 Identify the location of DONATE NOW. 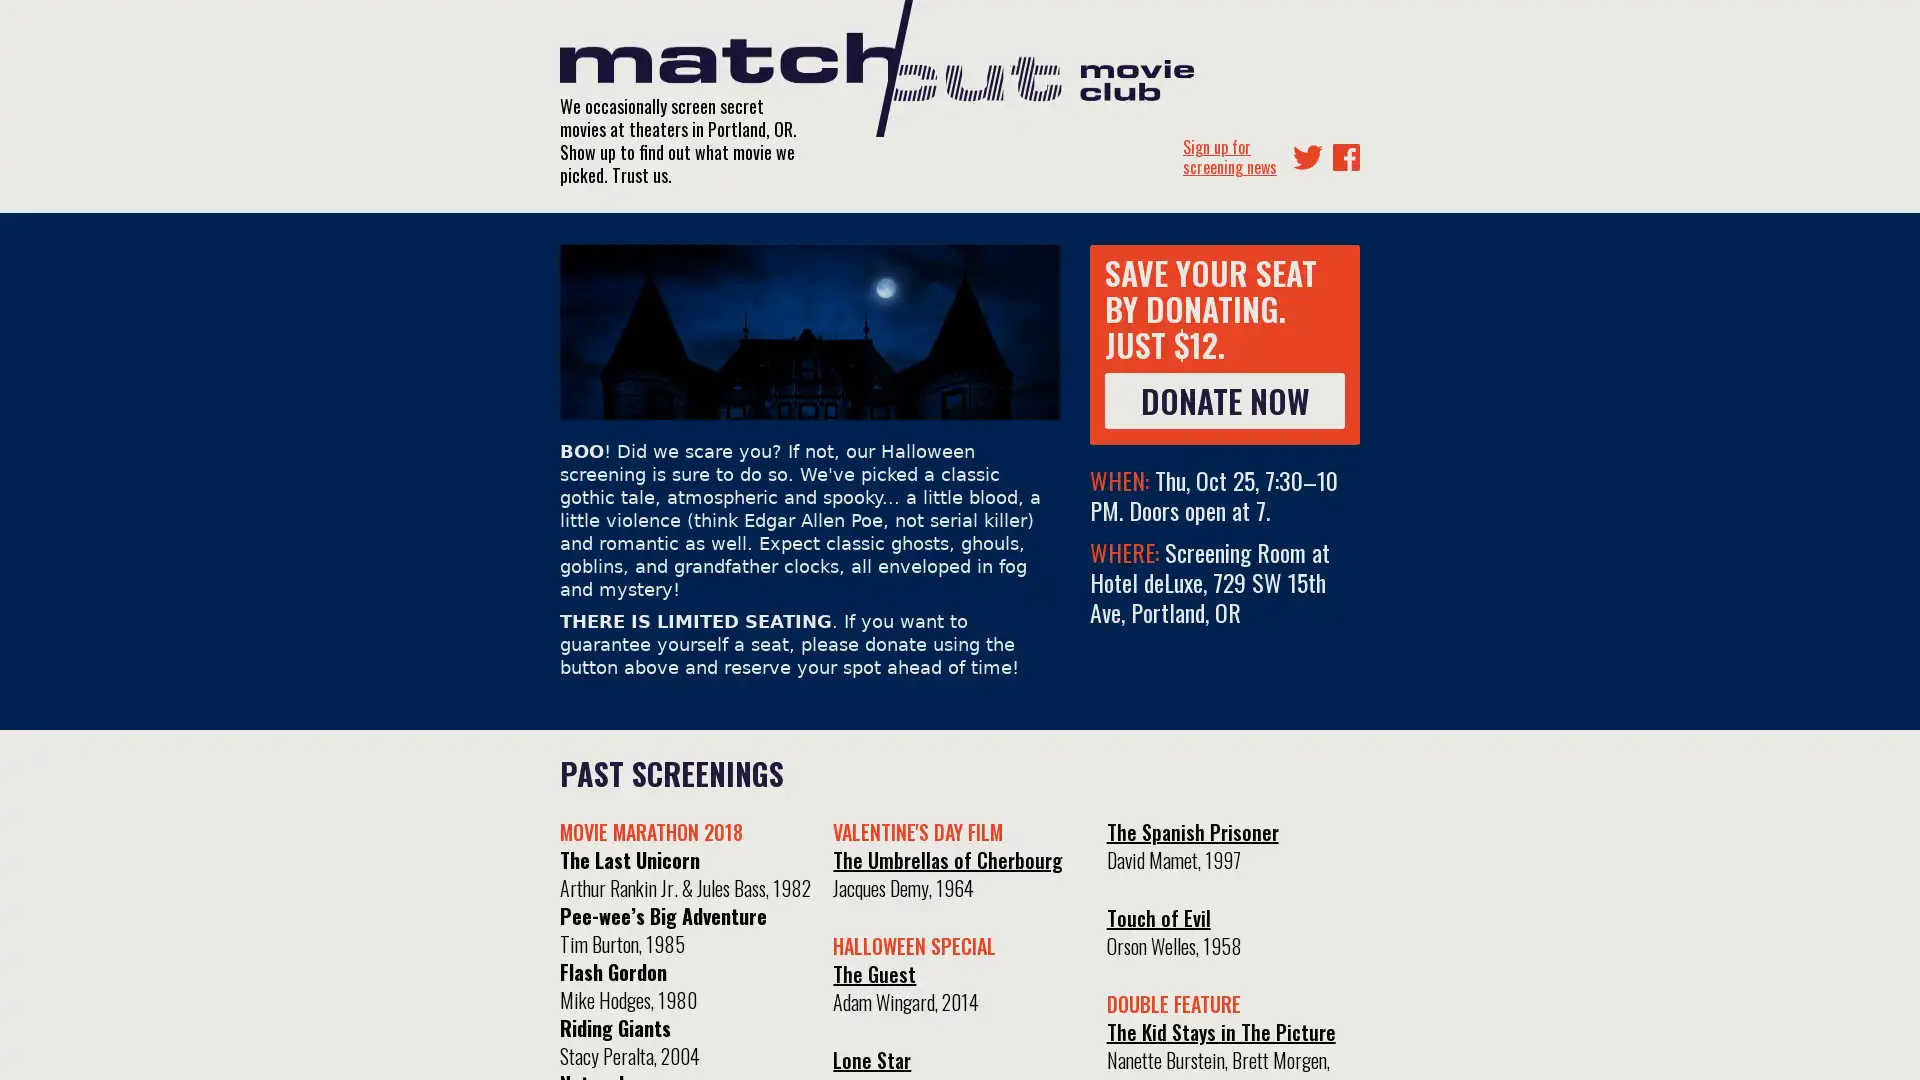
(1223, 401).